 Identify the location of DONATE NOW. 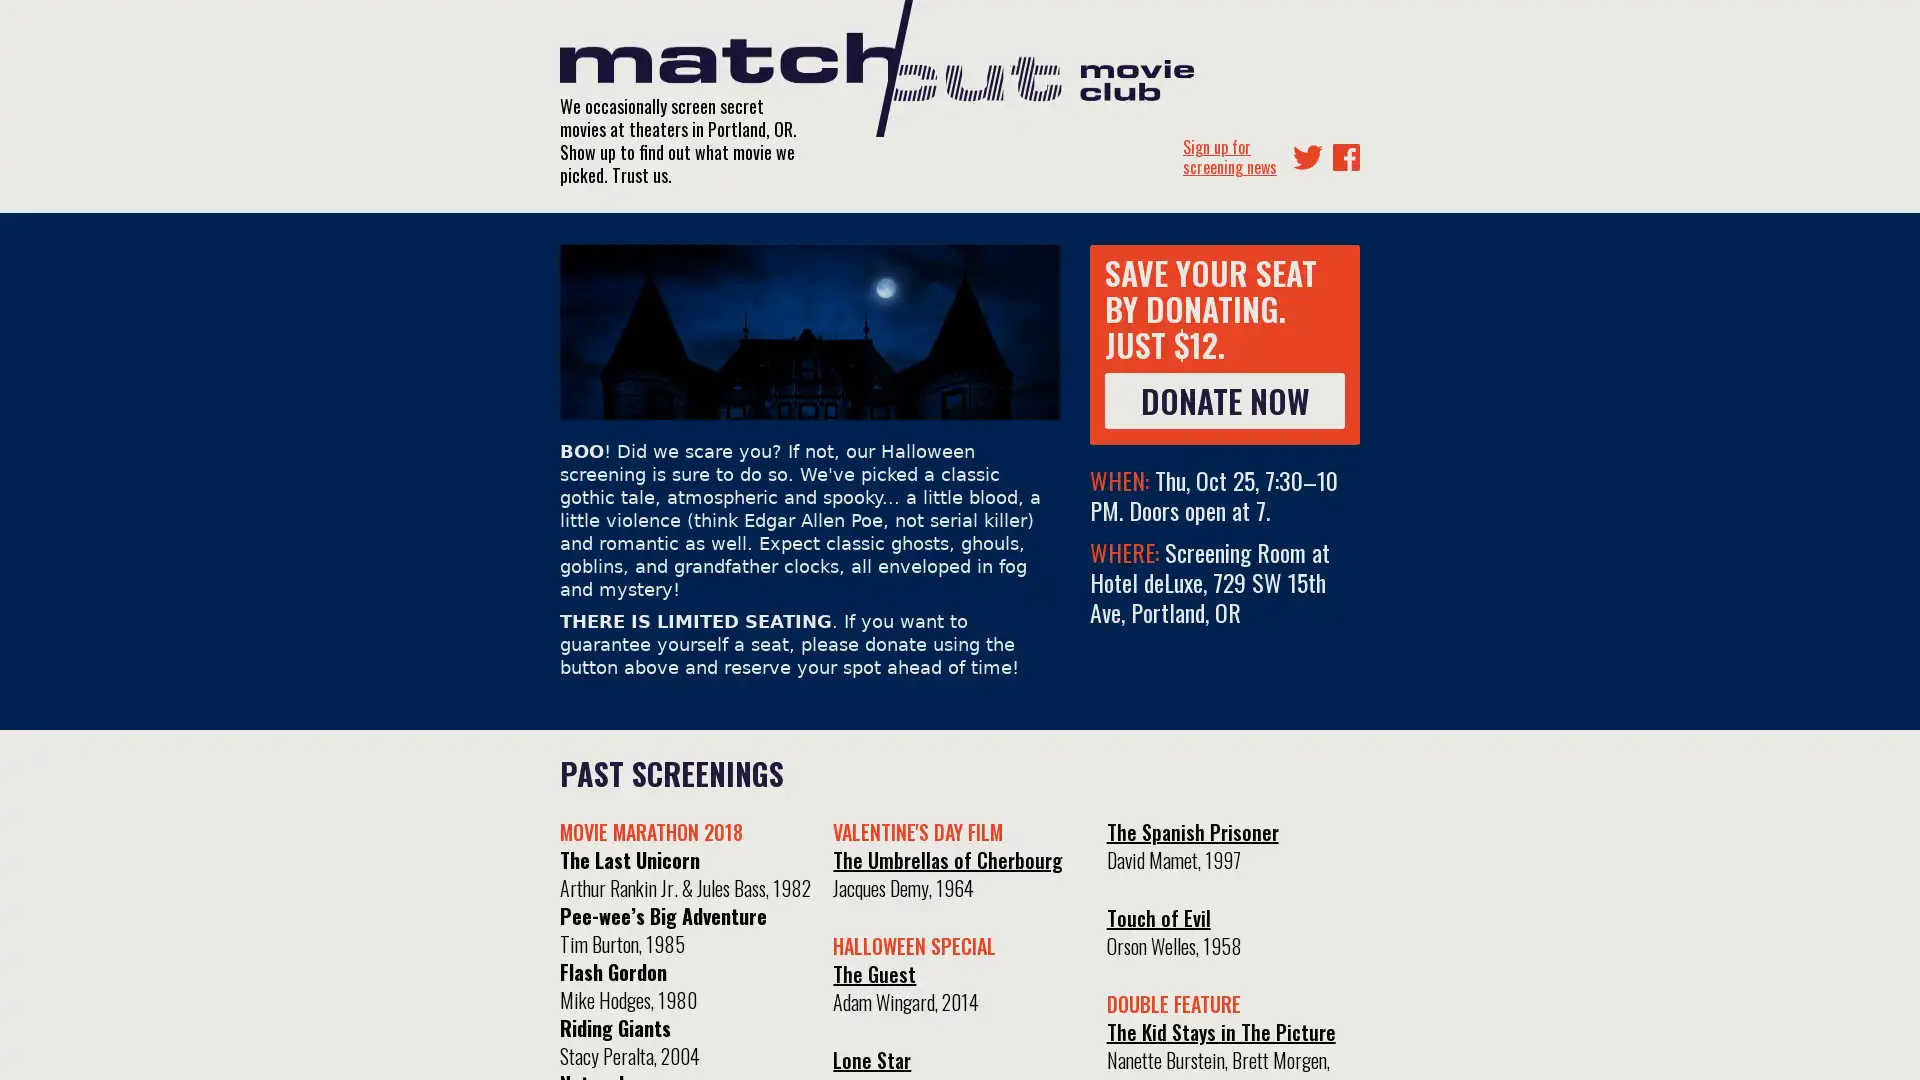
(1223, 401).